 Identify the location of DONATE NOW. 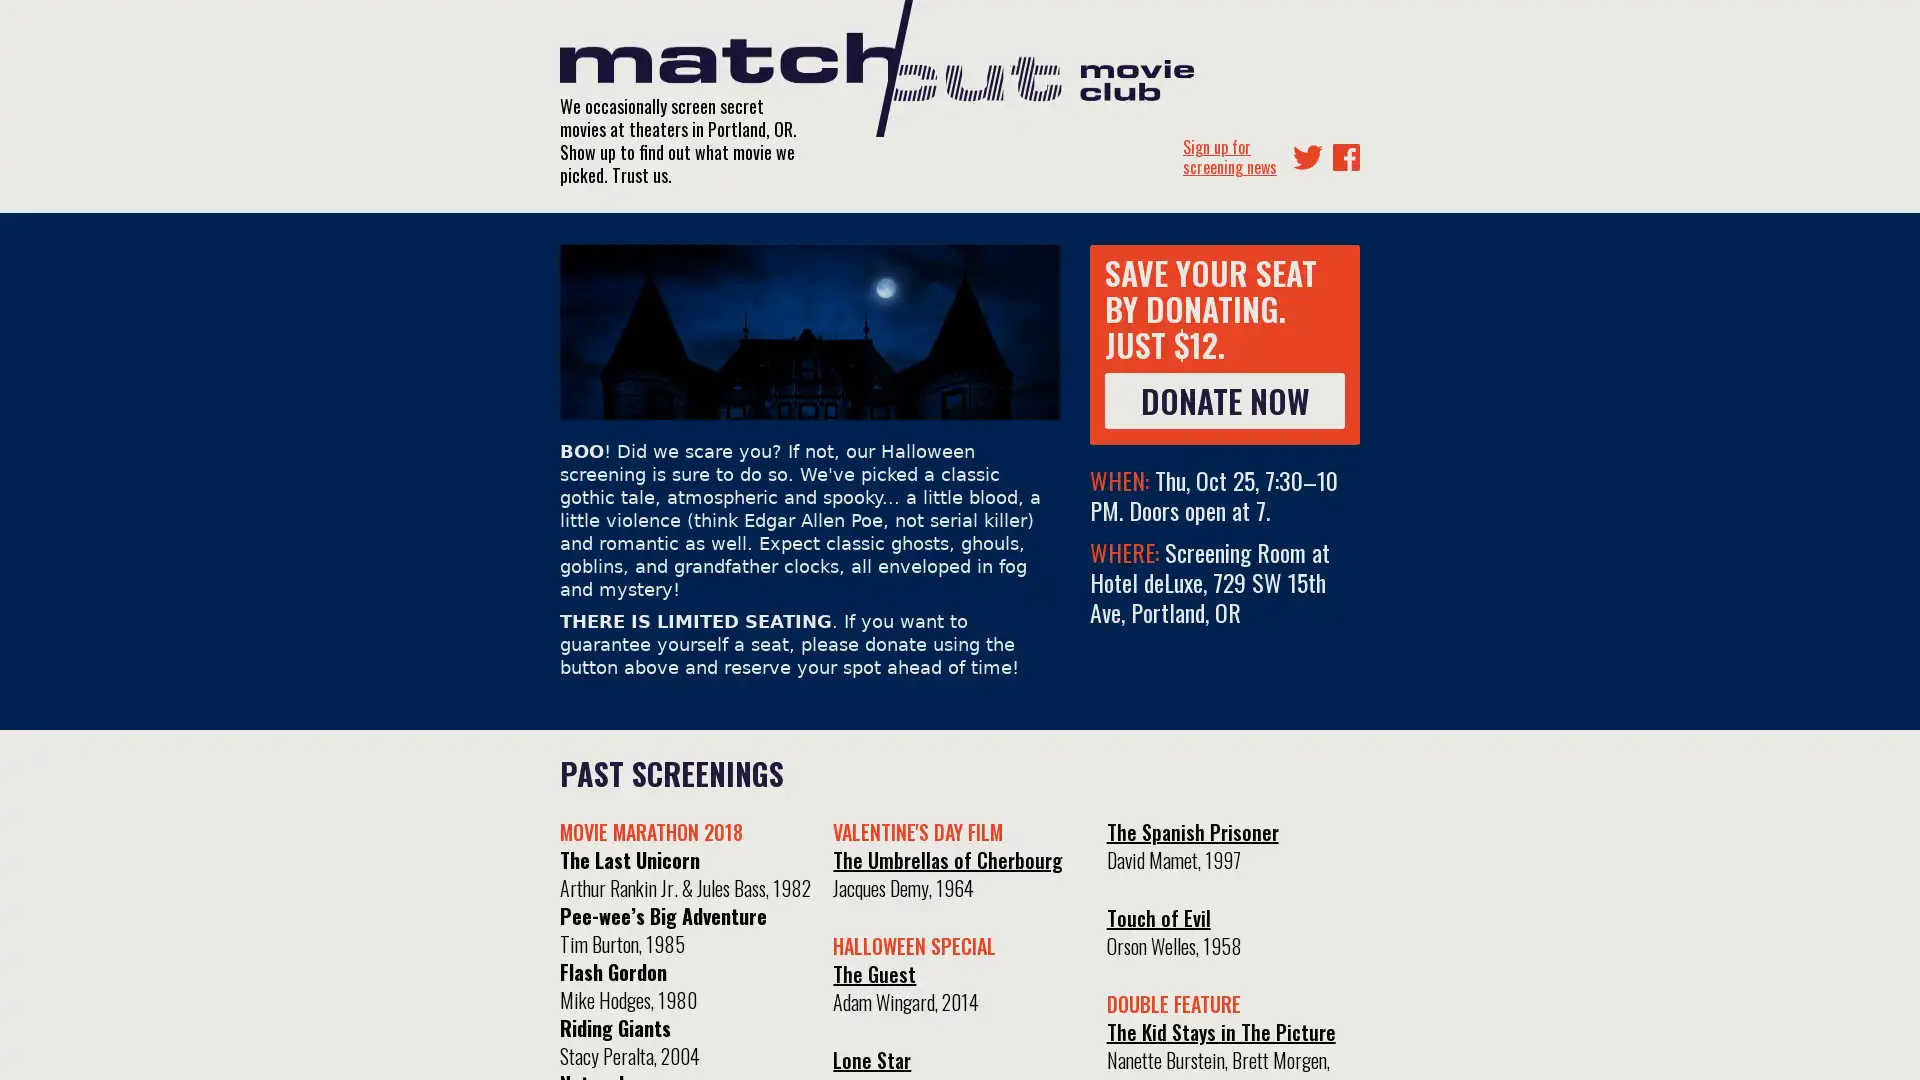
(1223, 401).